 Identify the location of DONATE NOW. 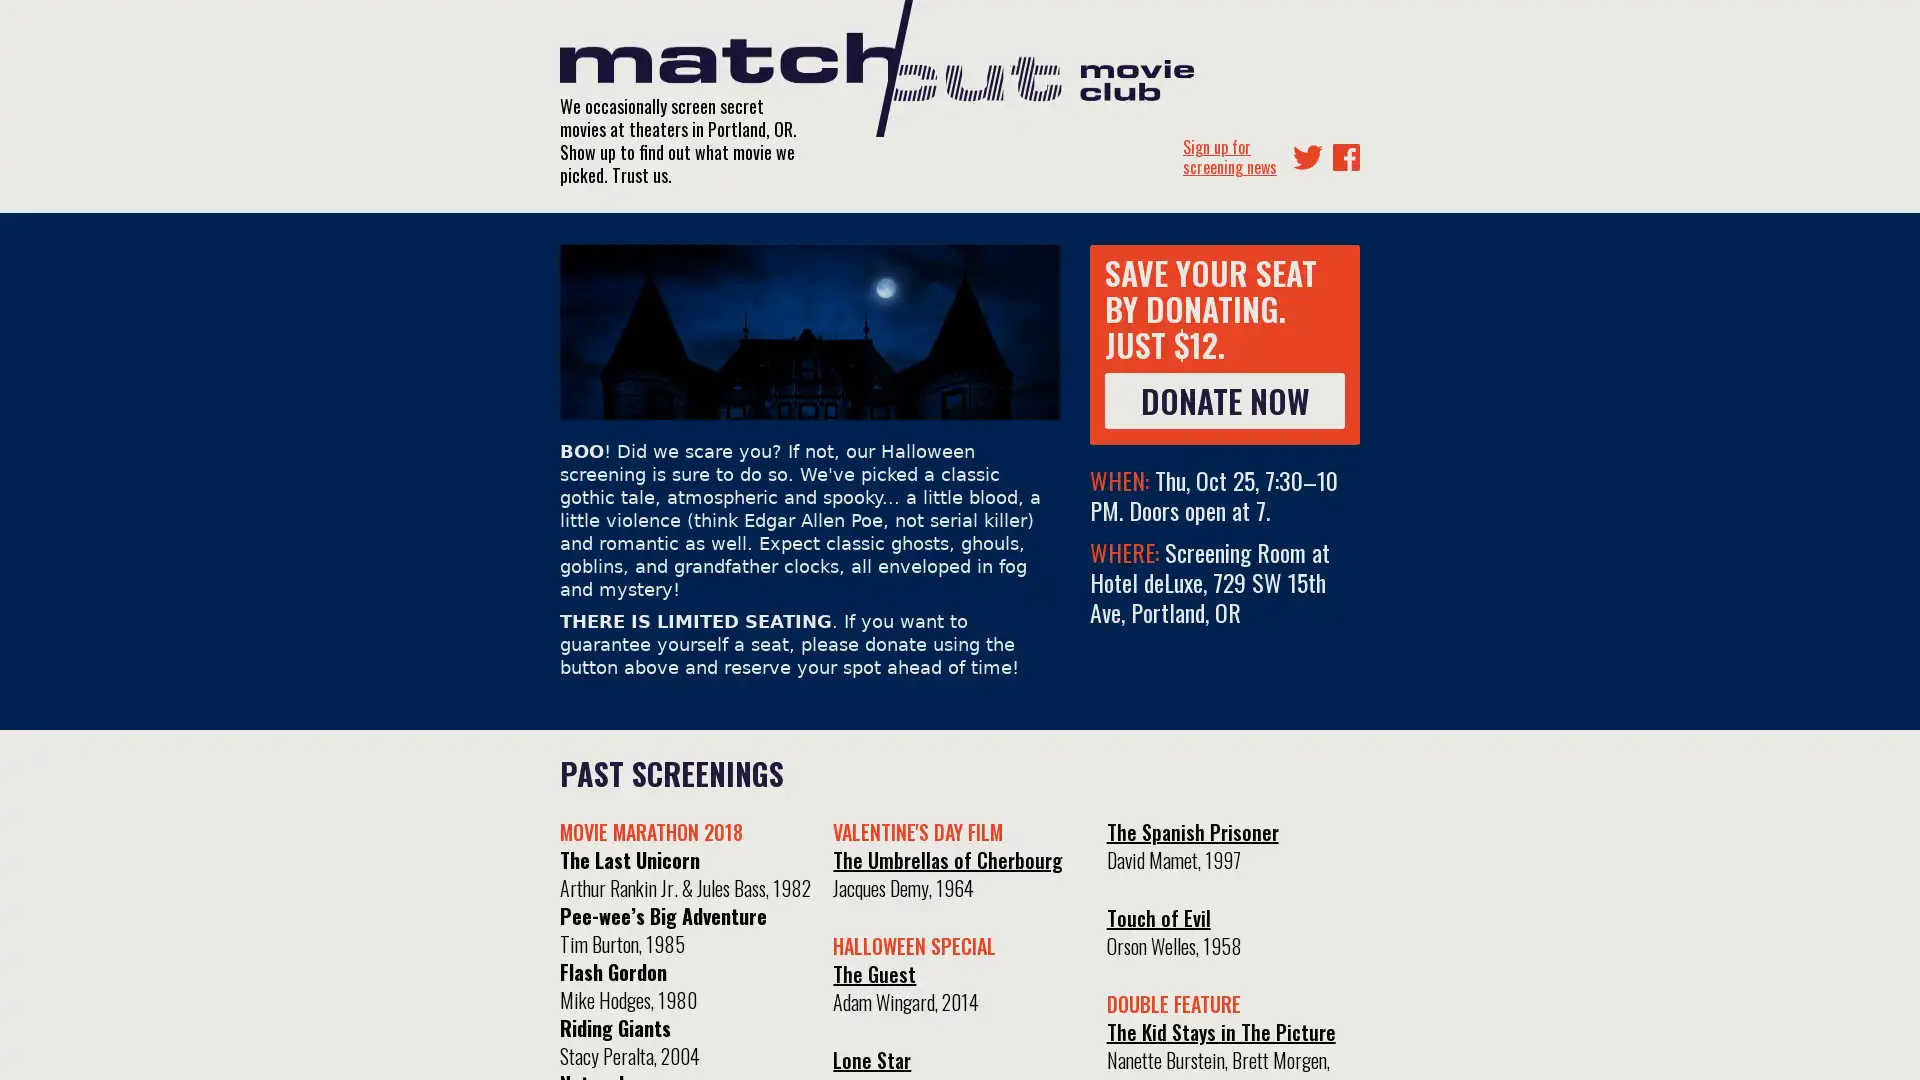
(1223, 401).